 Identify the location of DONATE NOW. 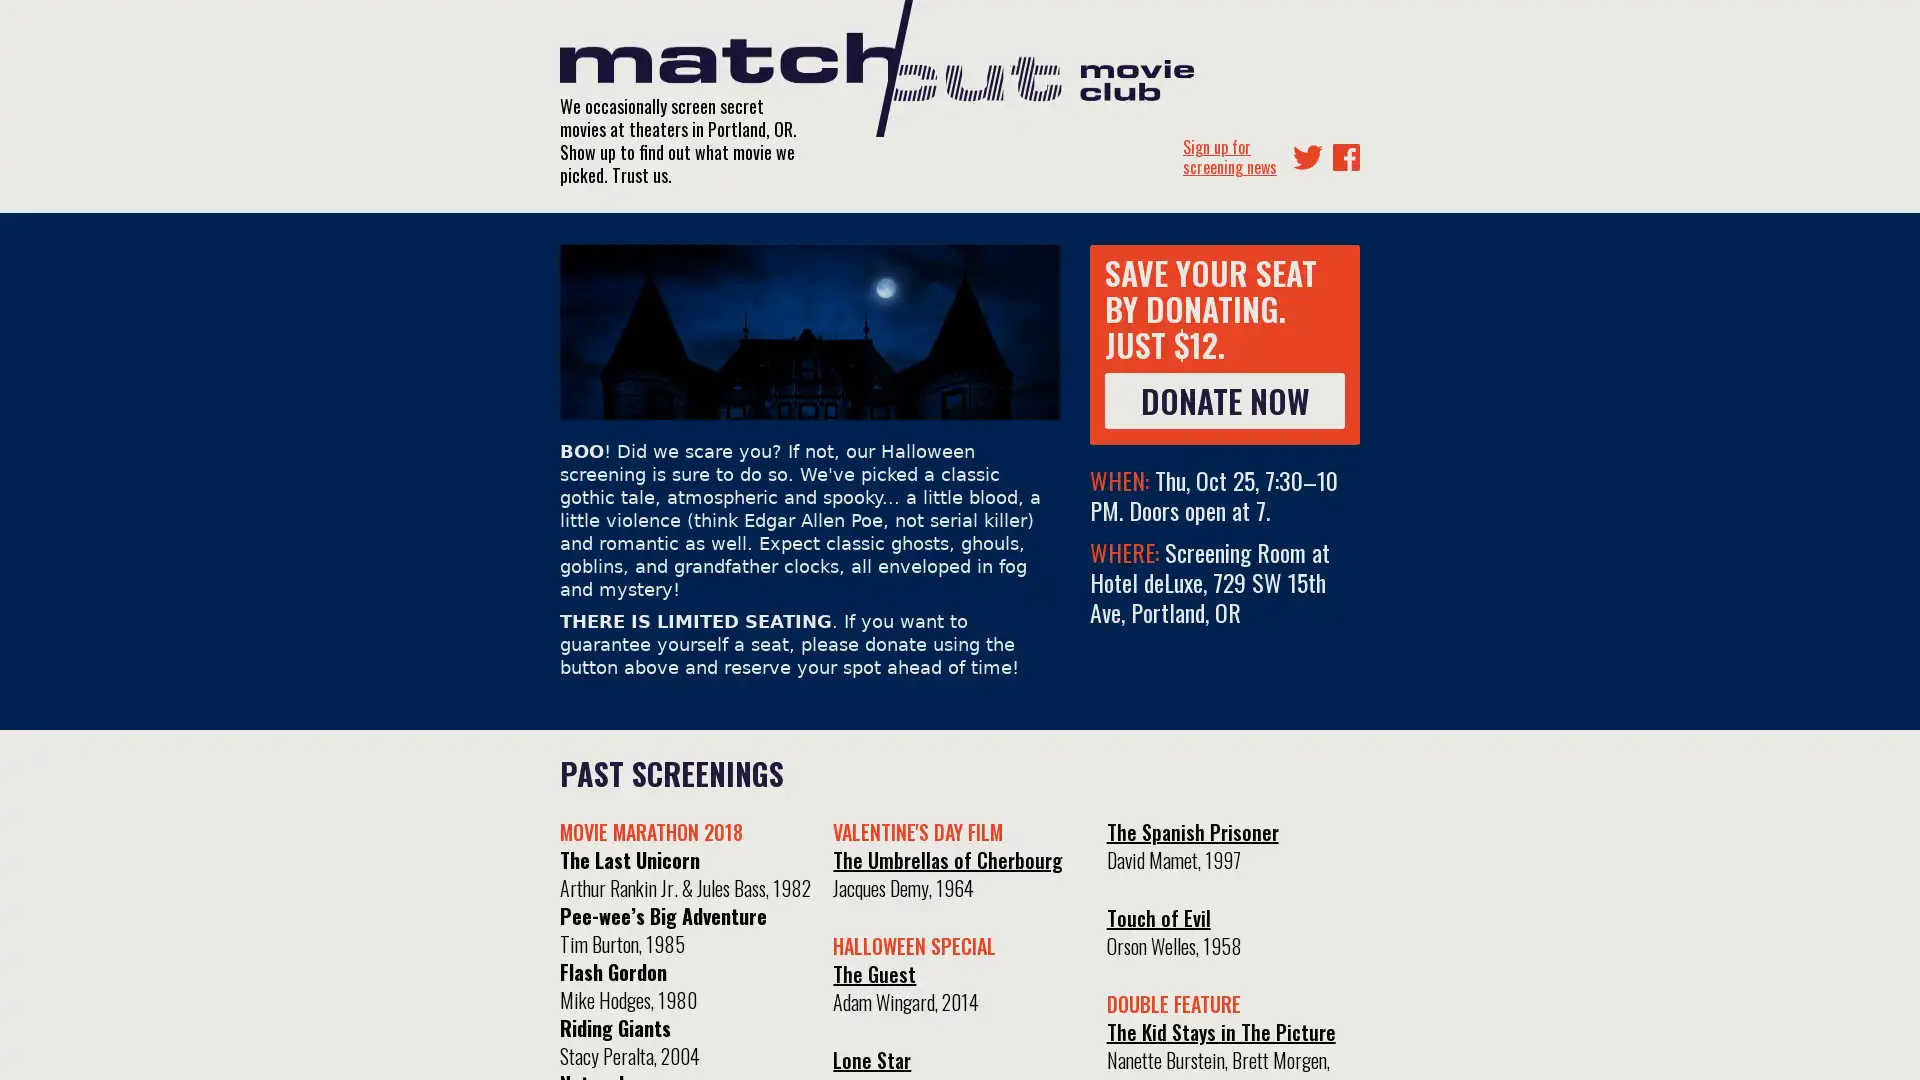
(1223, 401).